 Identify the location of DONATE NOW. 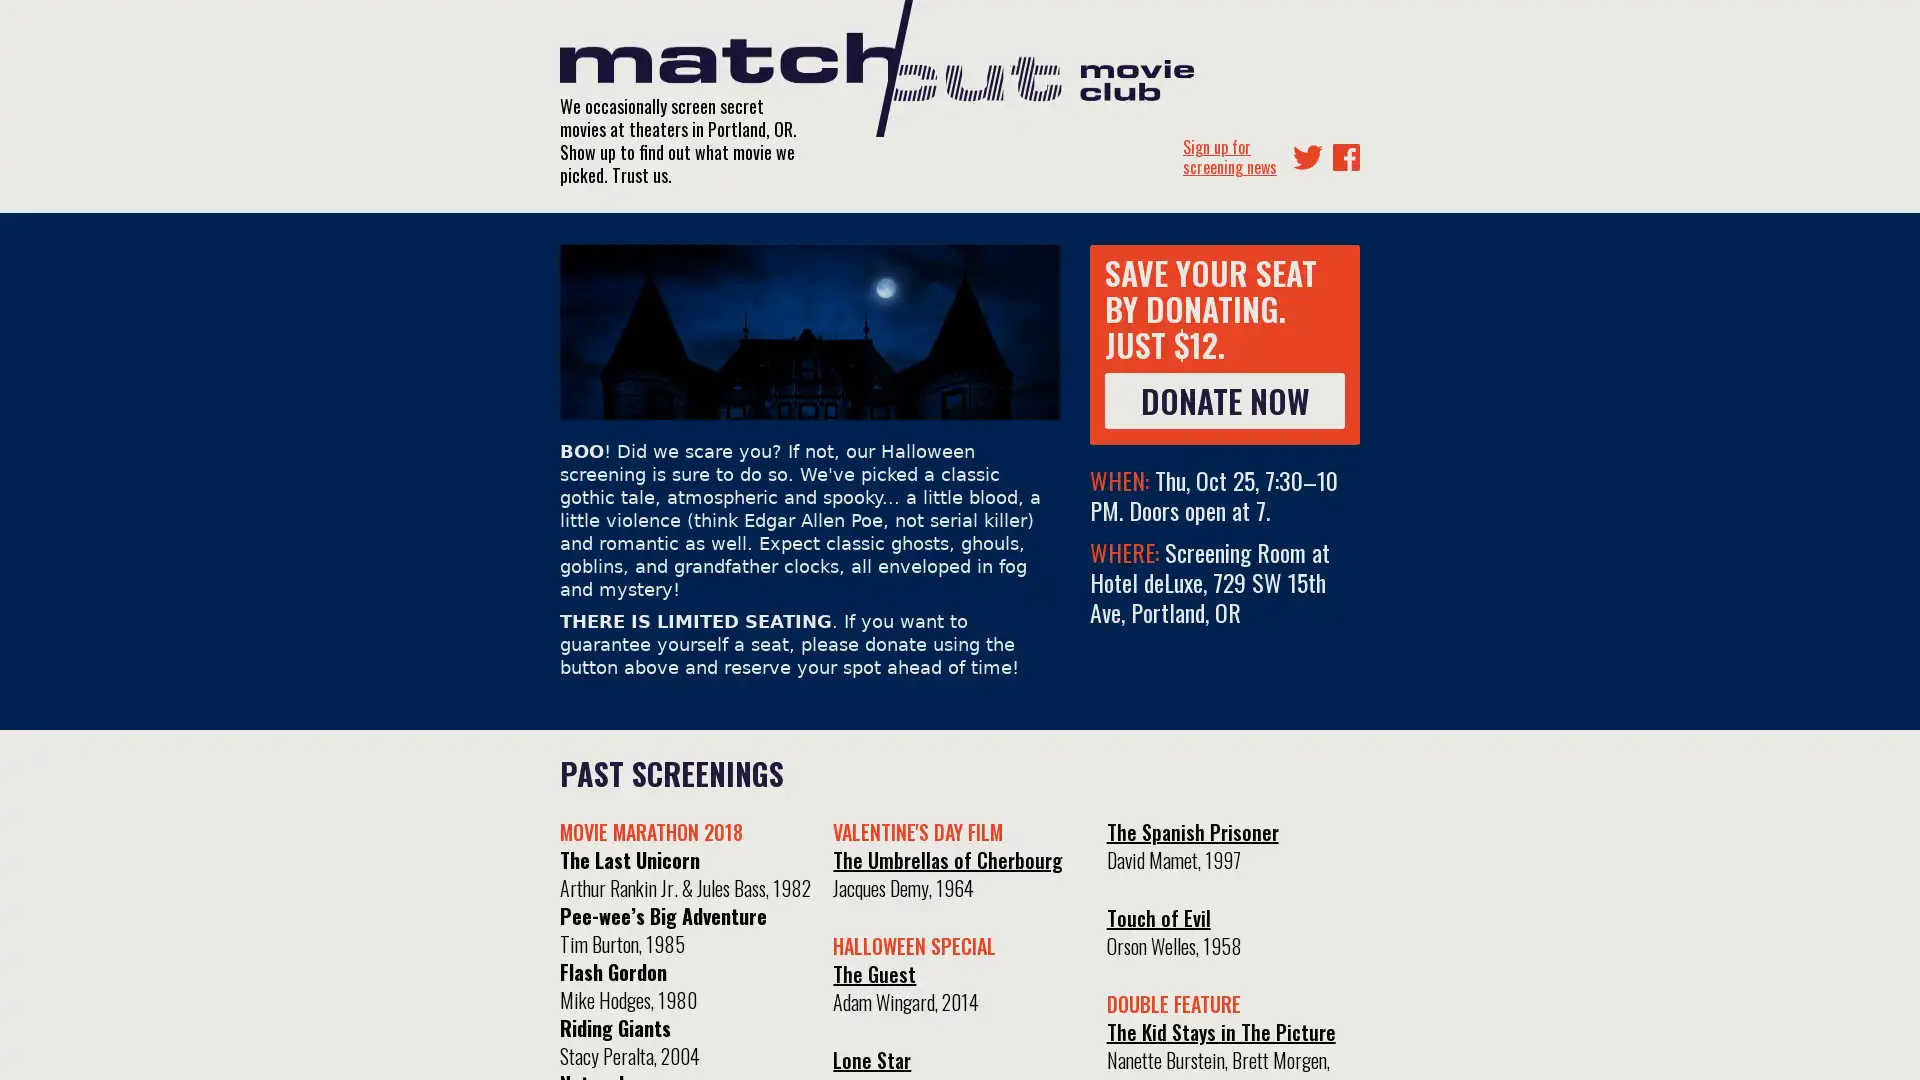
(1223, 401).